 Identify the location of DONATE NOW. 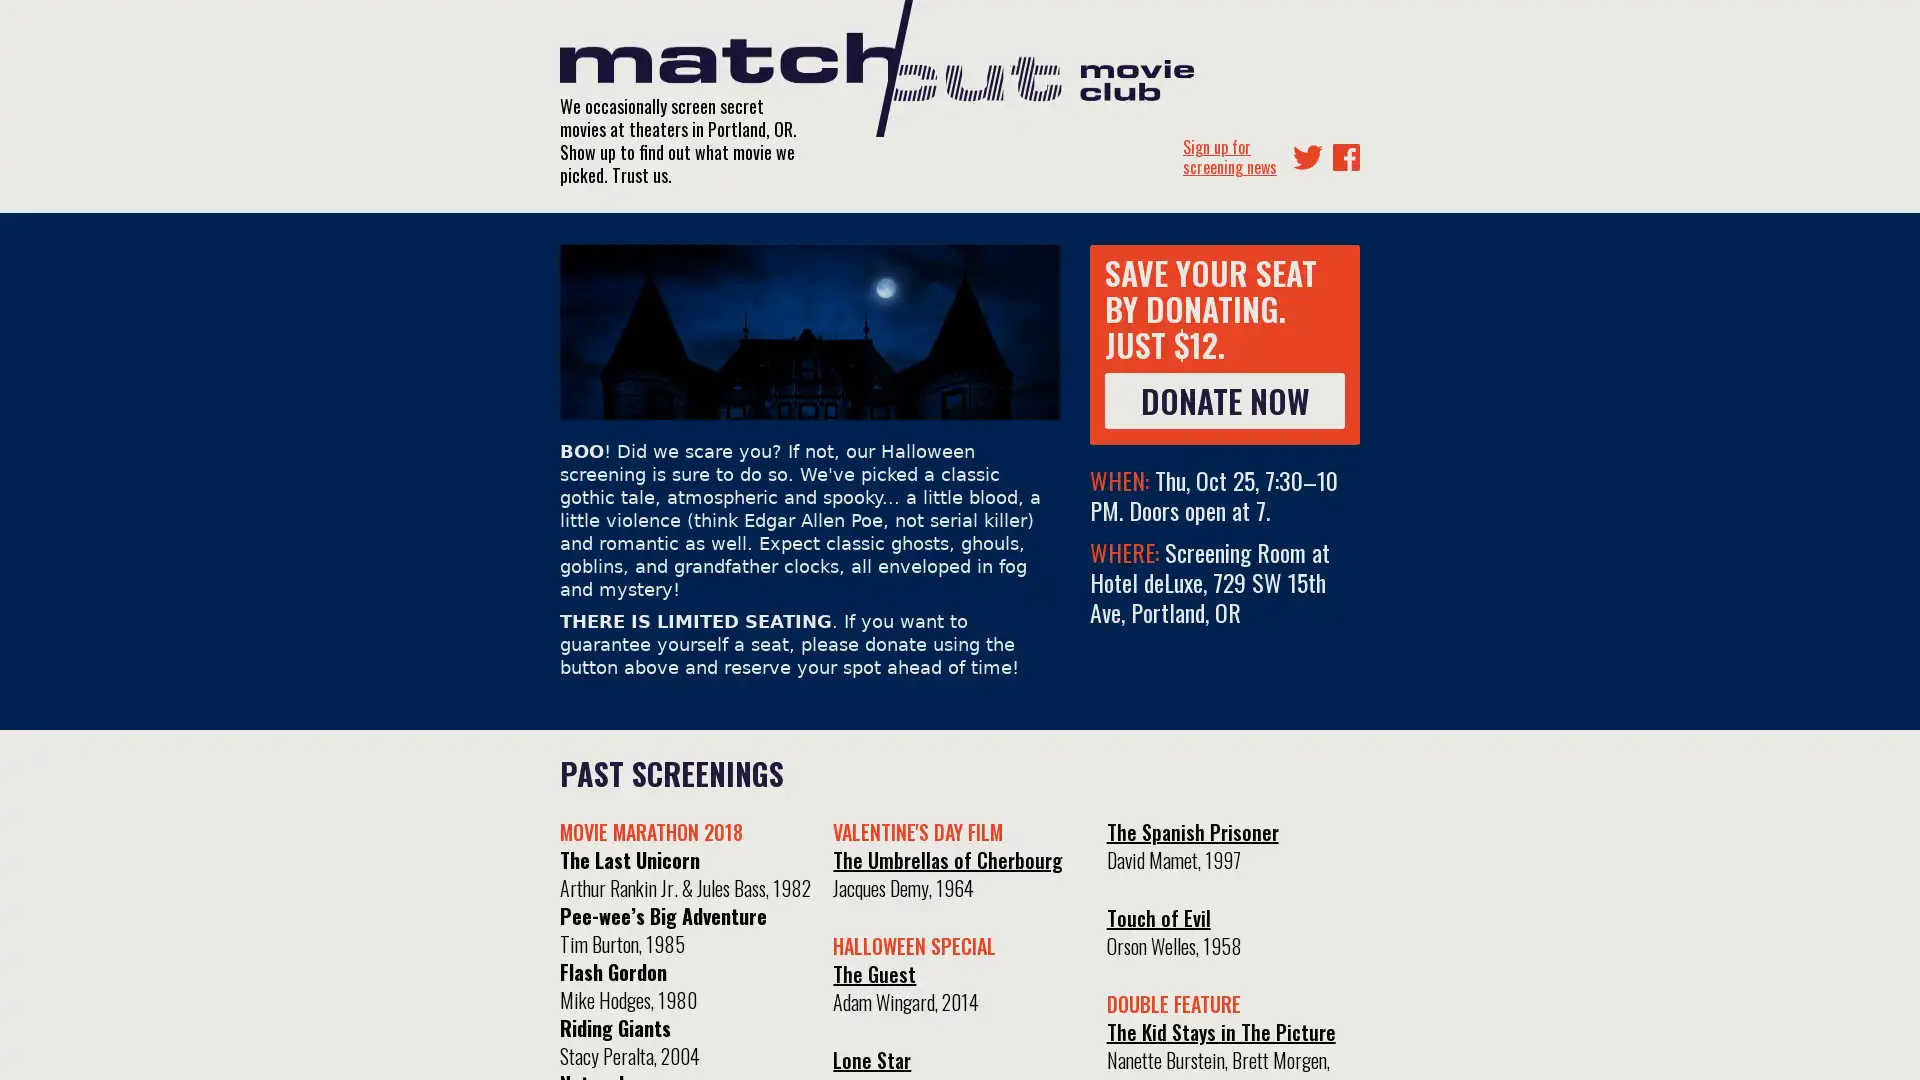
(1223, 401).